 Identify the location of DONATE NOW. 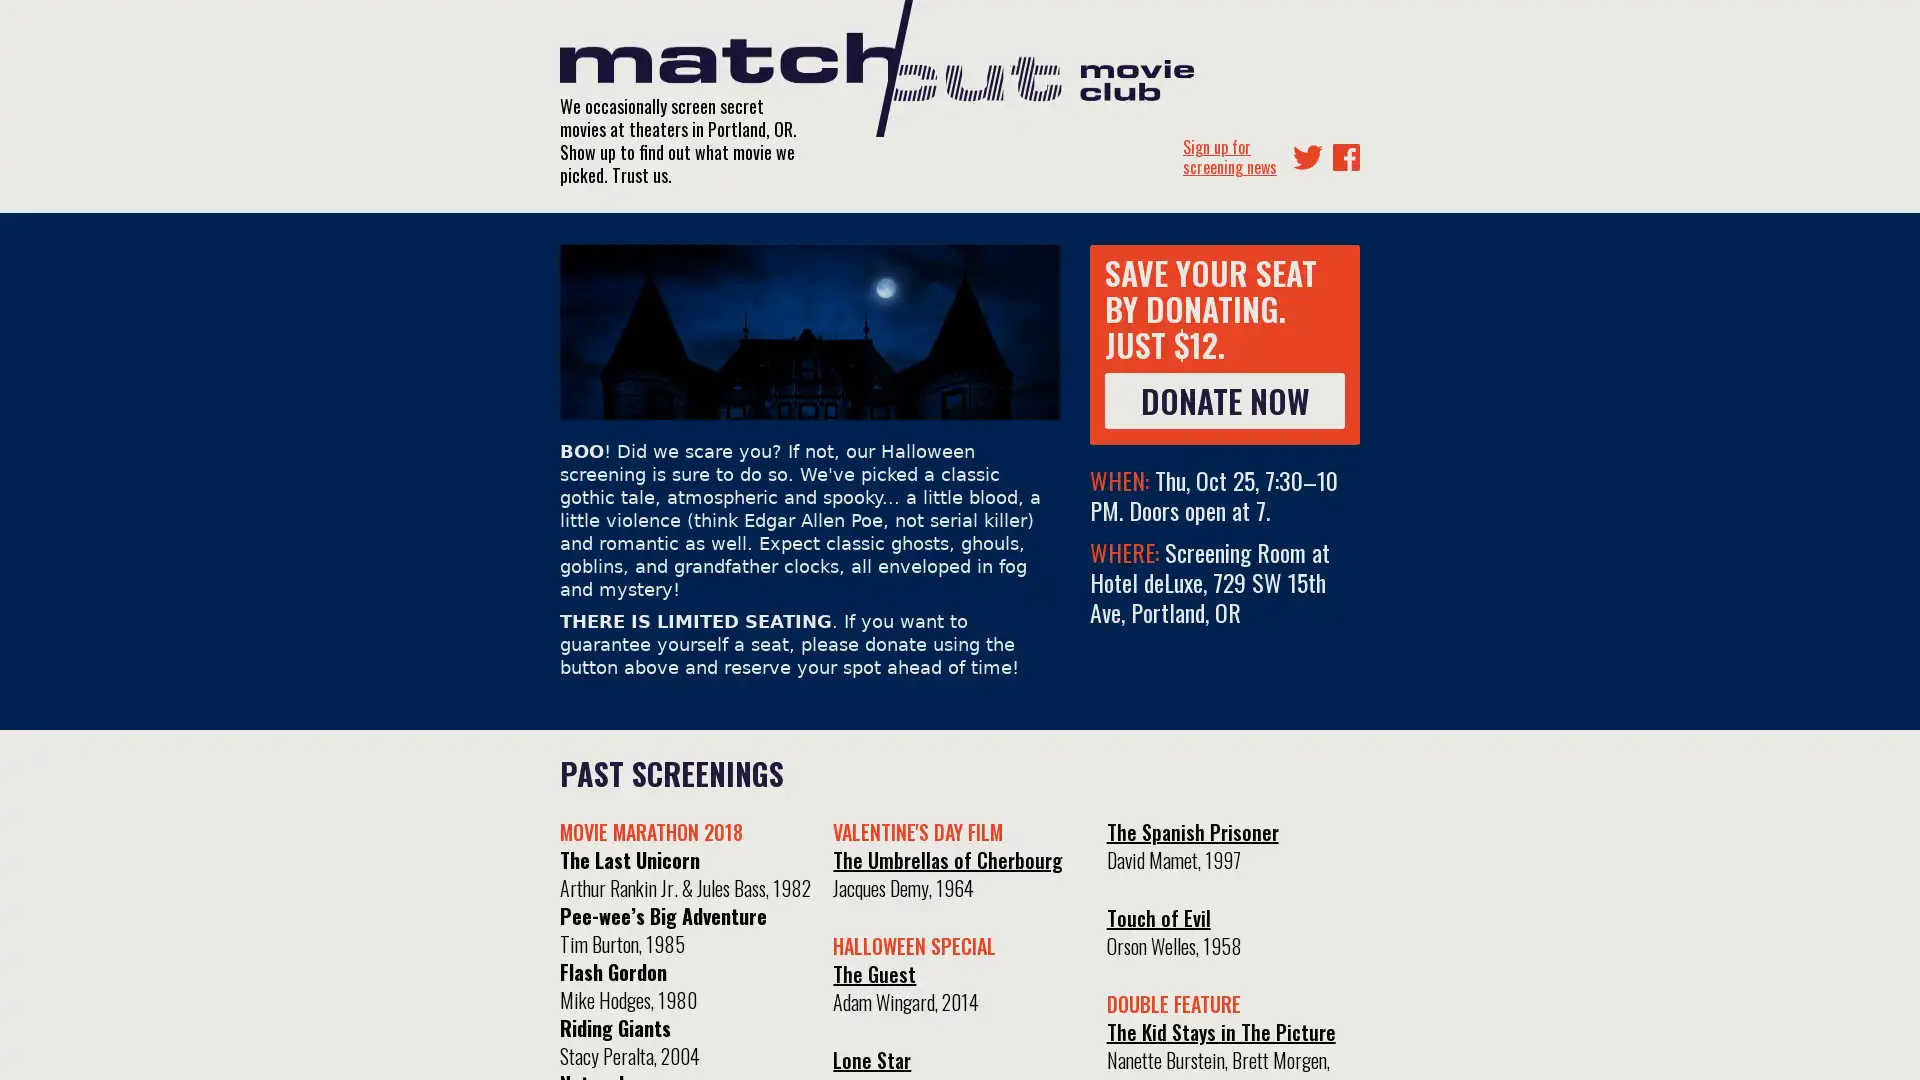
(1223, 401).